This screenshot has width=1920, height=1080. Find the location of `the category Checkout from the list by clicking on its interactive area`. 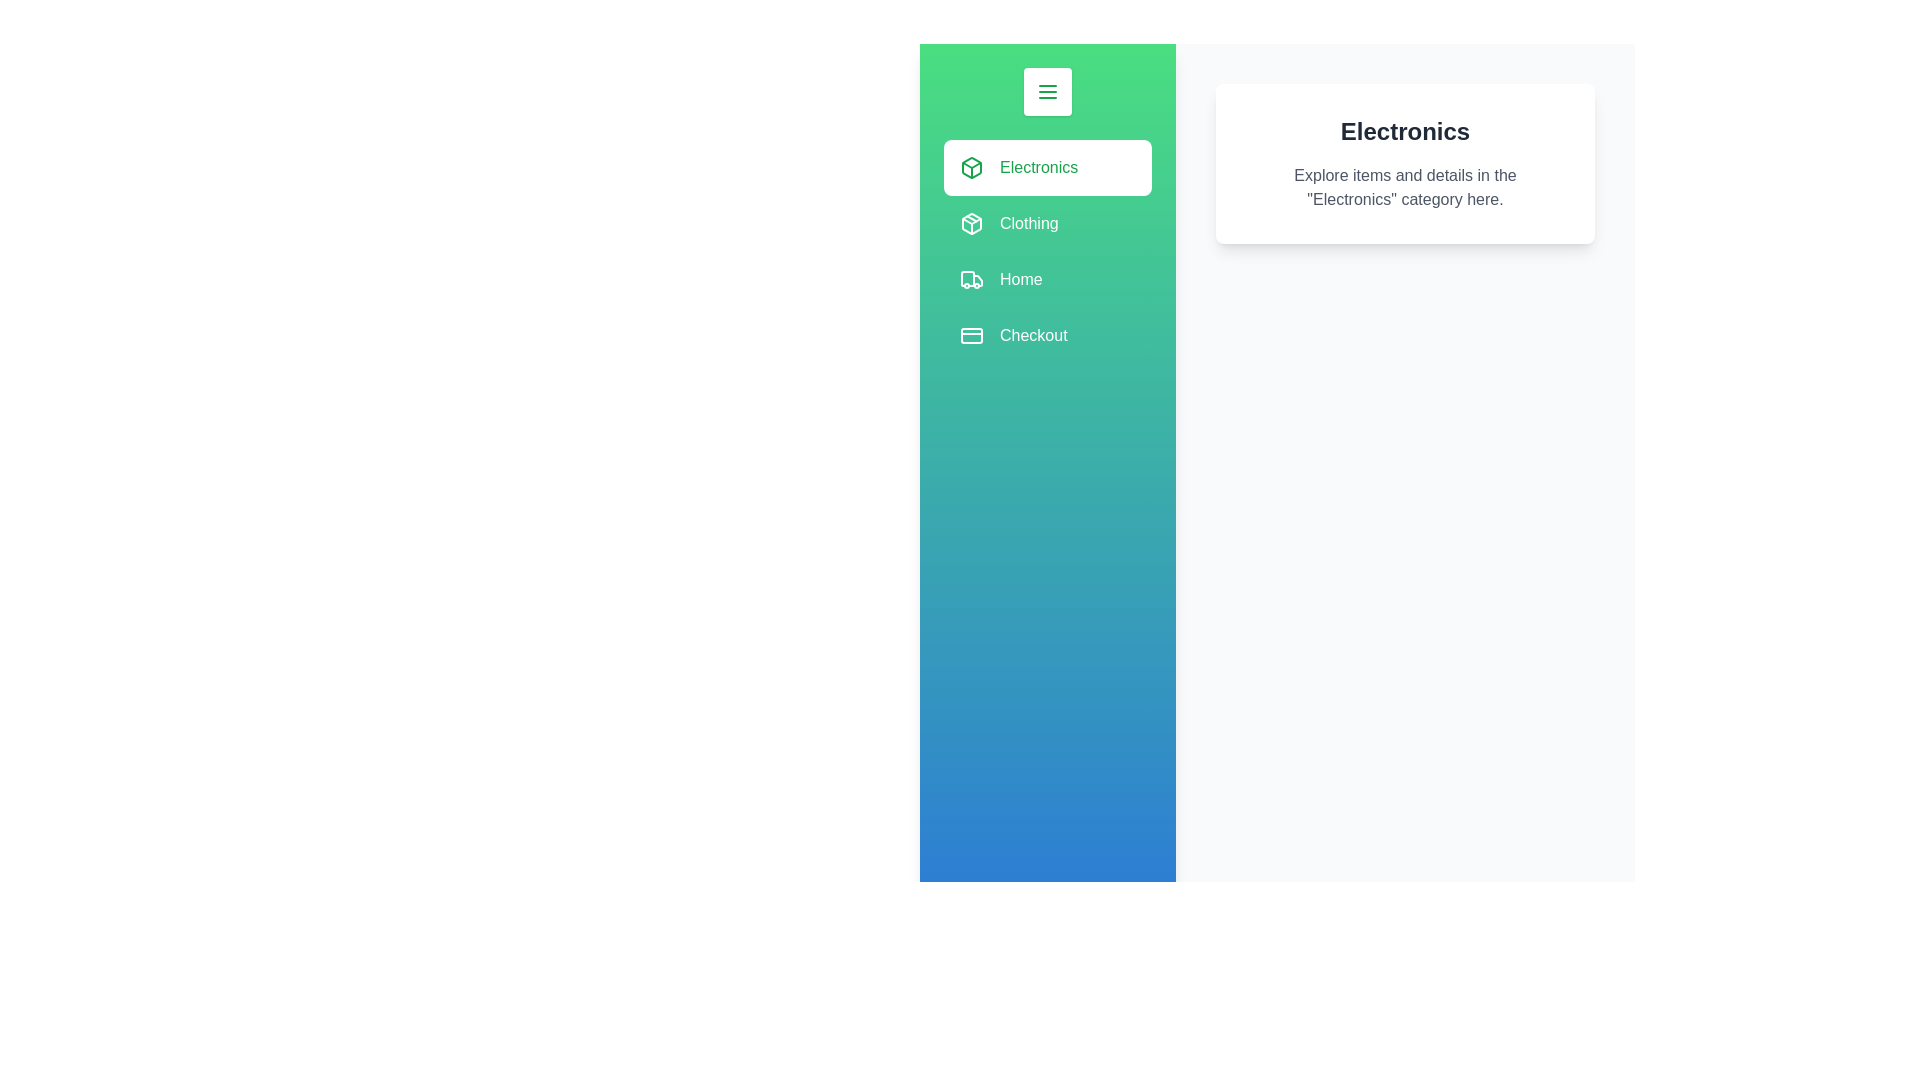

the category Checkout from the list by clicking on its interactive area is located at coordinates (1046, 334).